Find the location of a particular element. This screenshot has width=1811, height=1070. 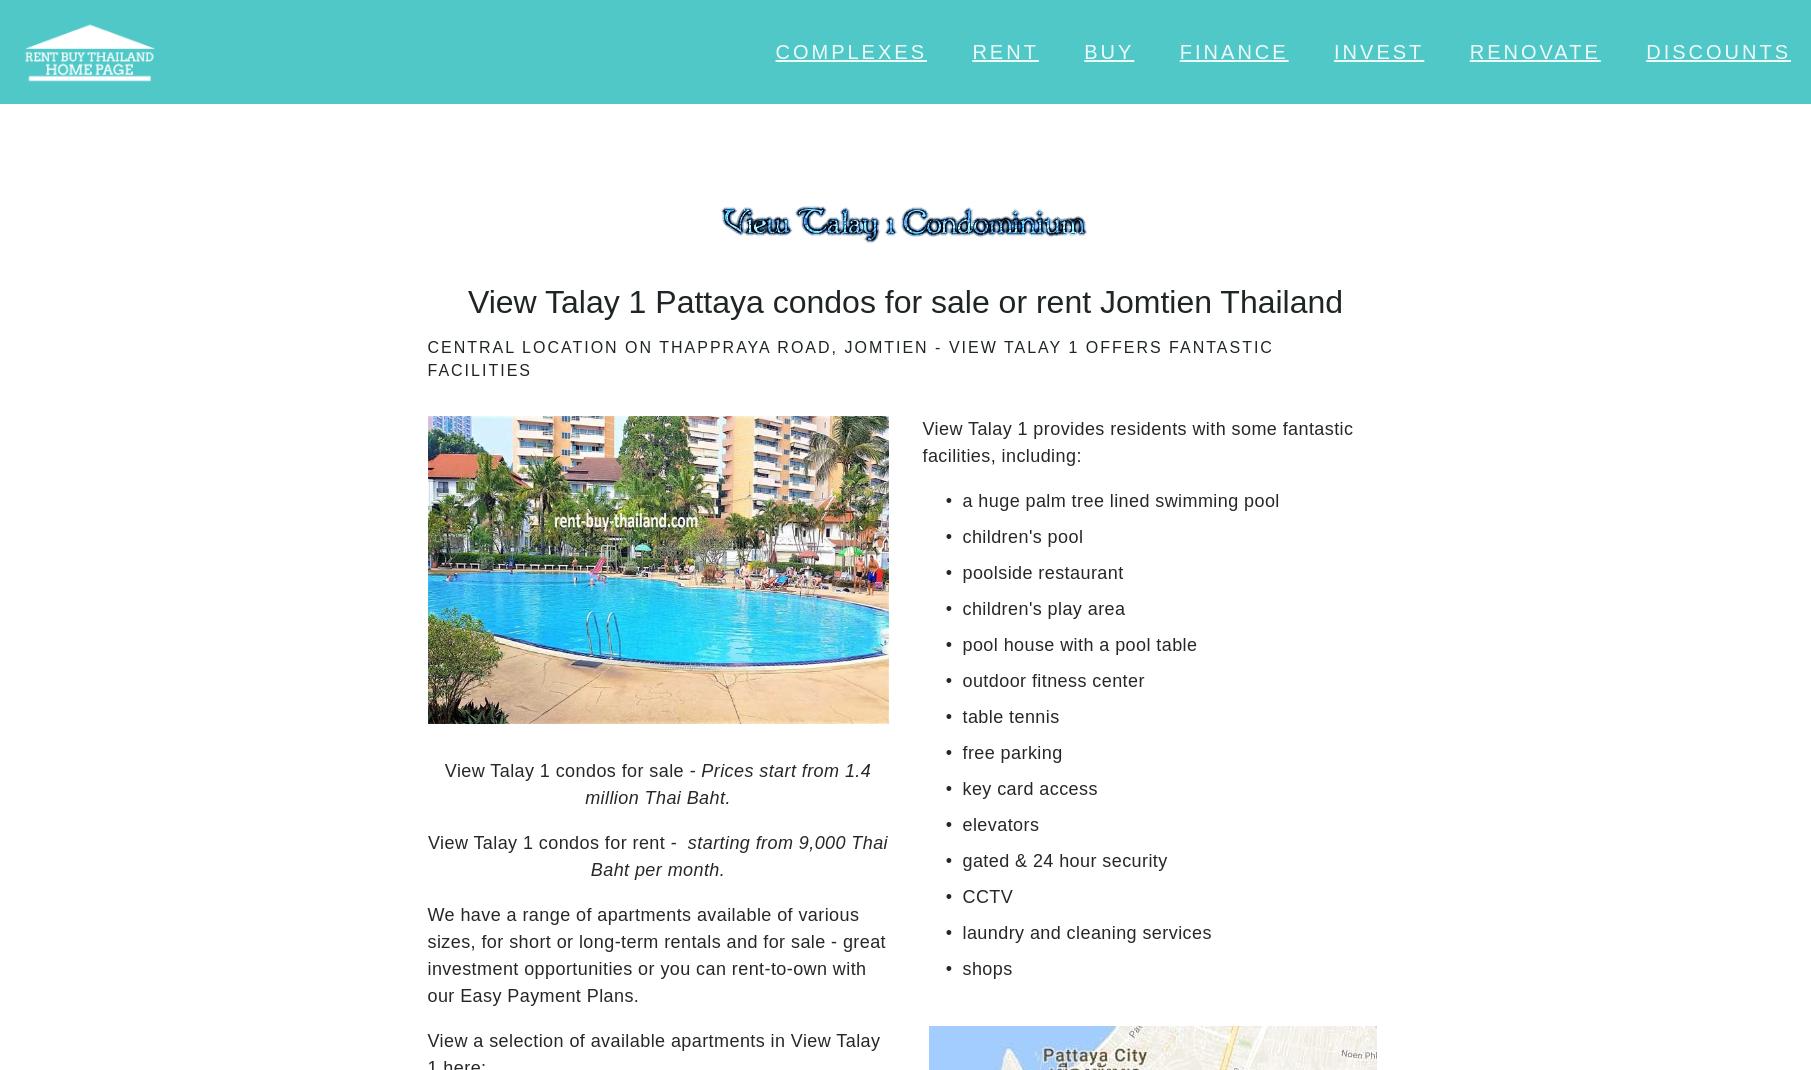

'gated & 24 hour security' is located at coordinates (1064, 861).